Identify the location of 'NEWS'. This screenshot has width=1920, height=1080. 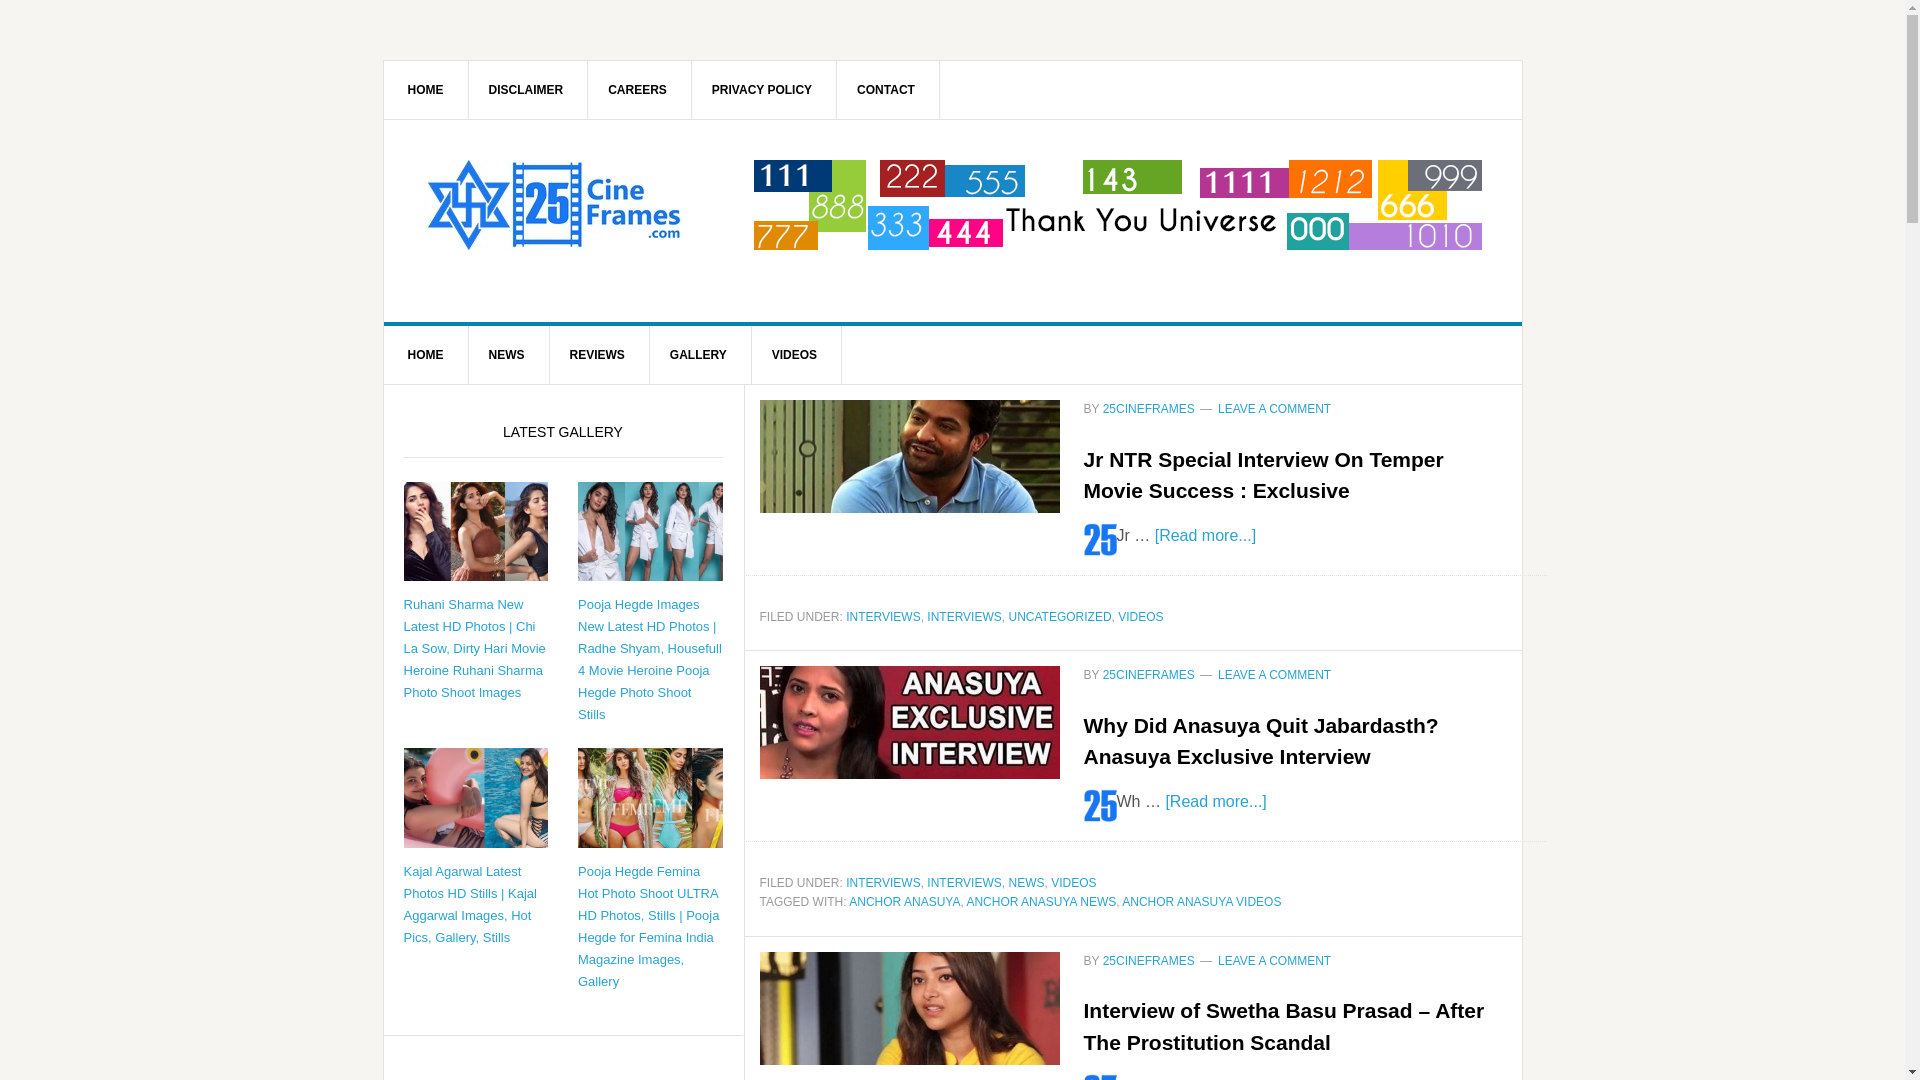
(1026, 882).